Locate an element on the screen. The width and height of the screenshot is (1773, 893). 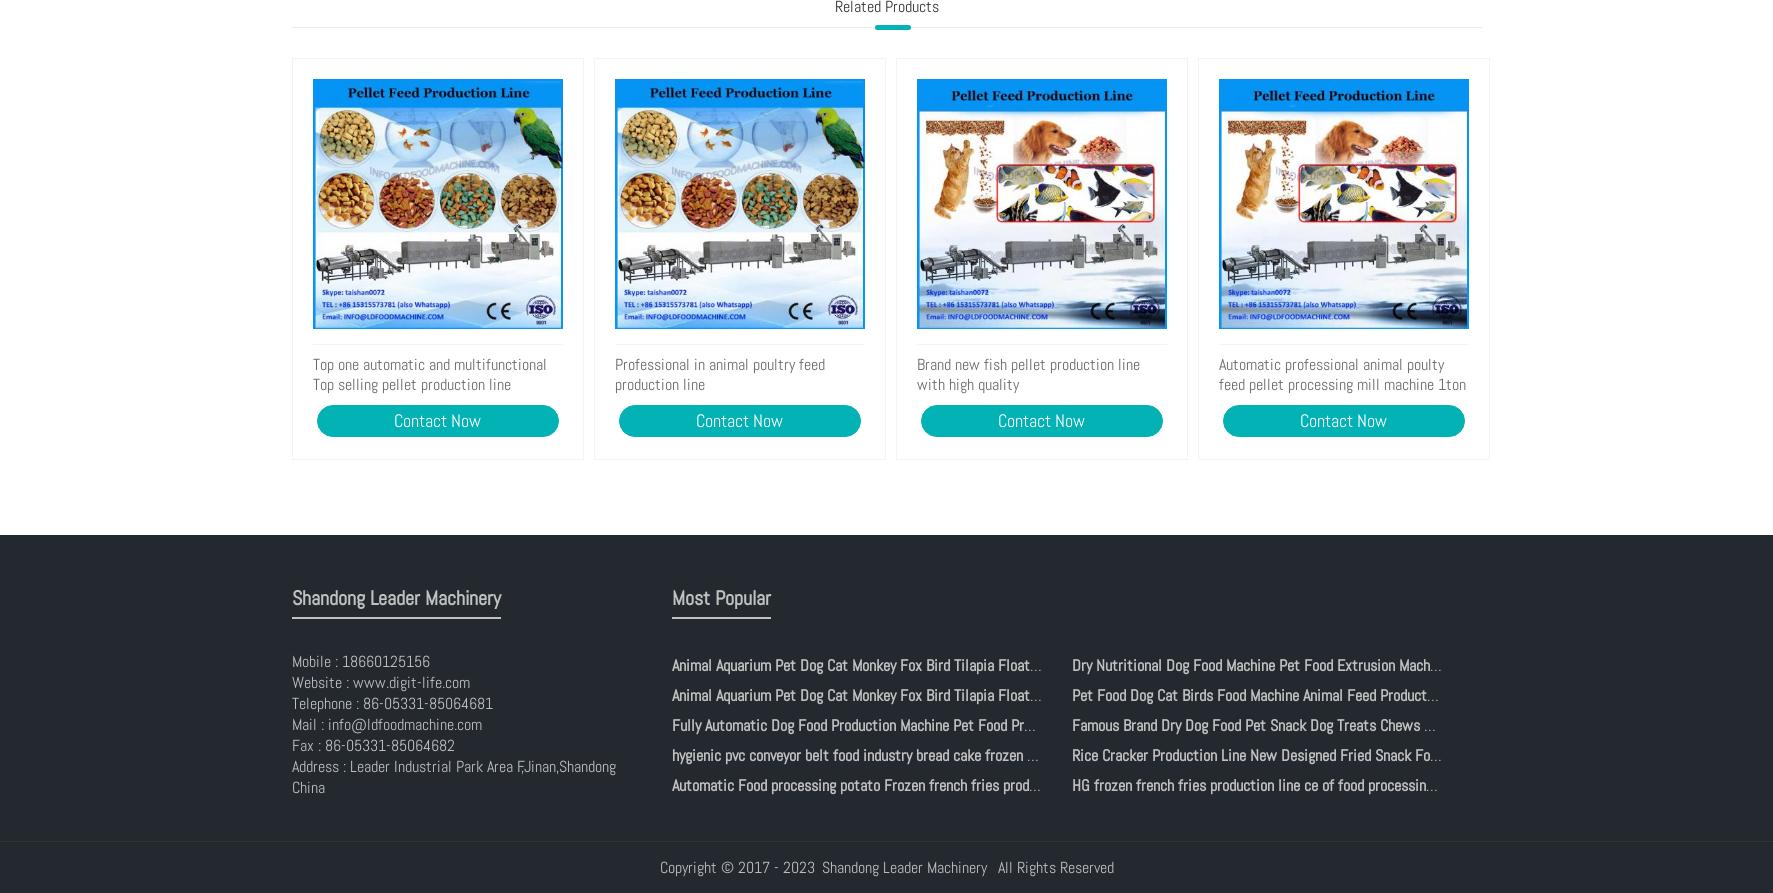
'Telephone : 86-05331-85064681' is located at coordinates (289, 703).